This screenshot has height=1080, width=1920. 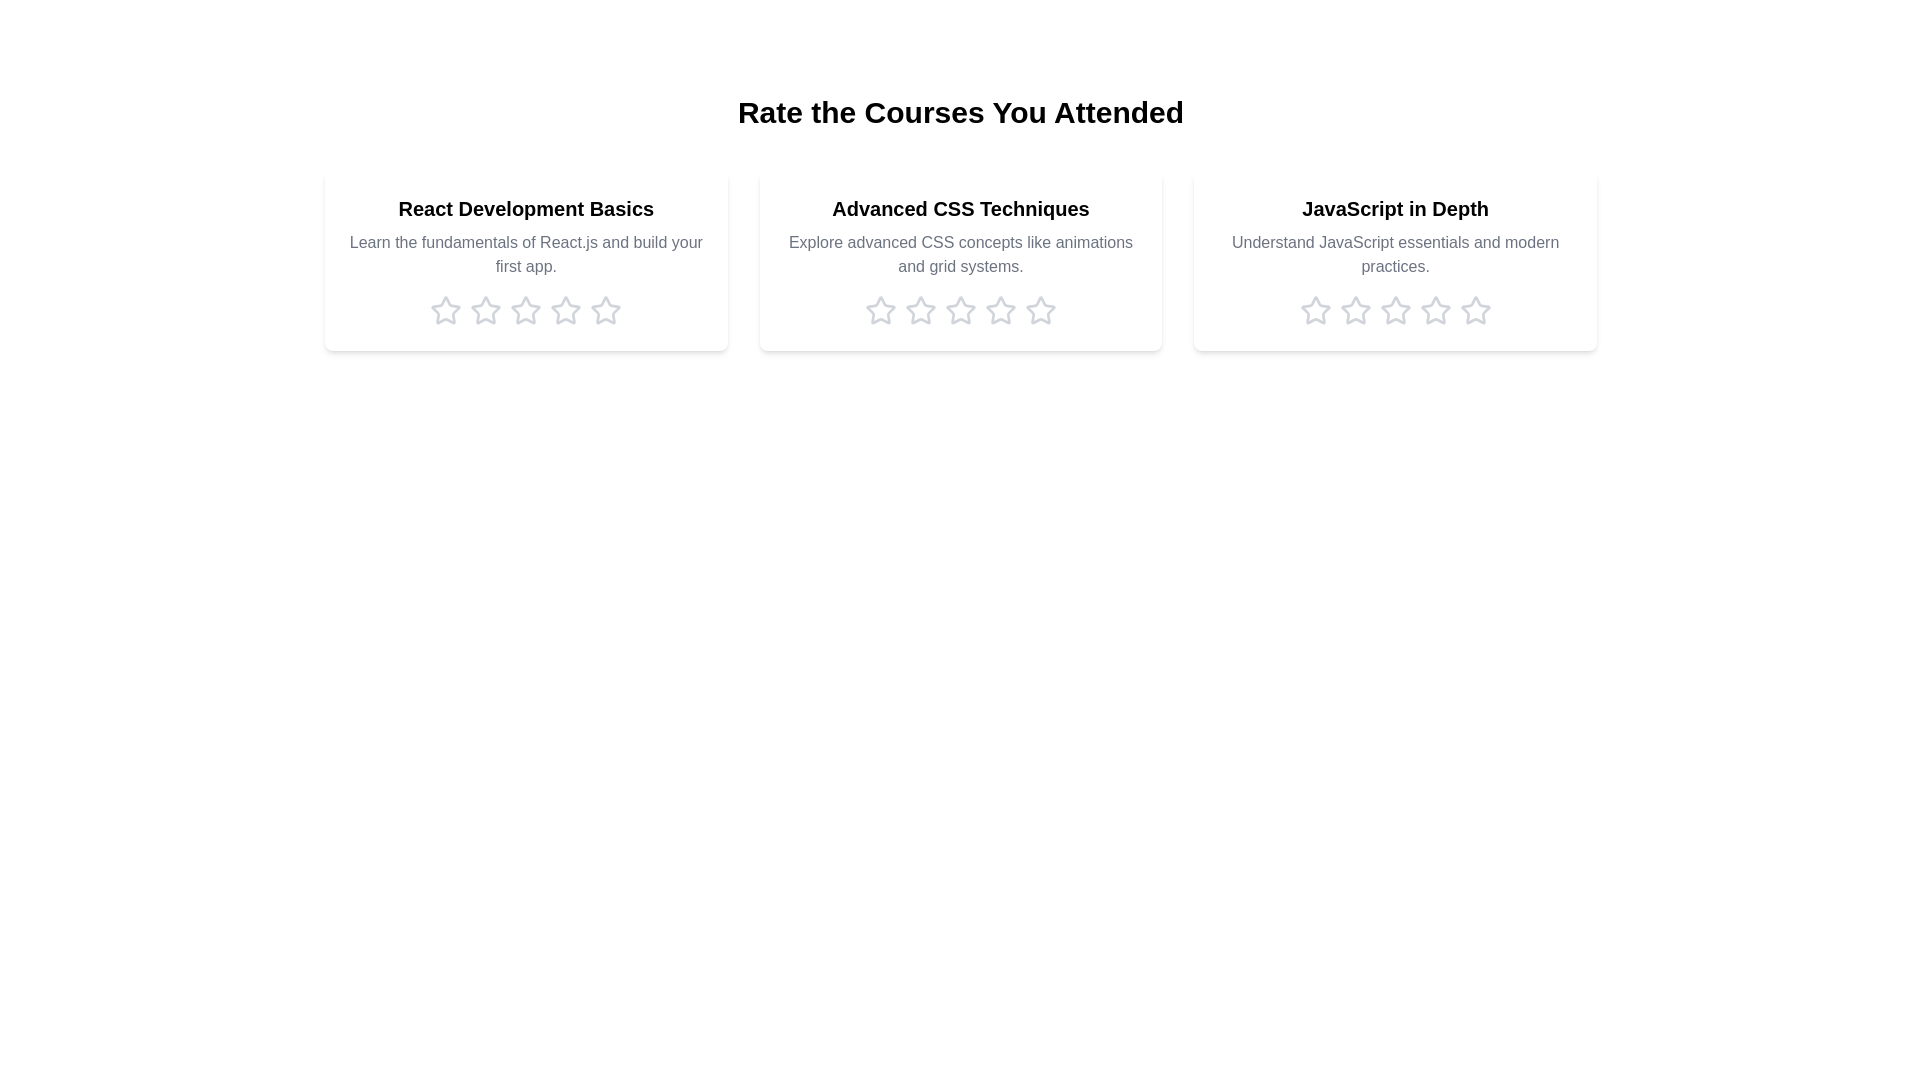 What do you see at coordinates (565, 311) in the screenshot?
I see `the rating for the course 'React Development Basics' to 4 stars` at bounding box center [565, 311].